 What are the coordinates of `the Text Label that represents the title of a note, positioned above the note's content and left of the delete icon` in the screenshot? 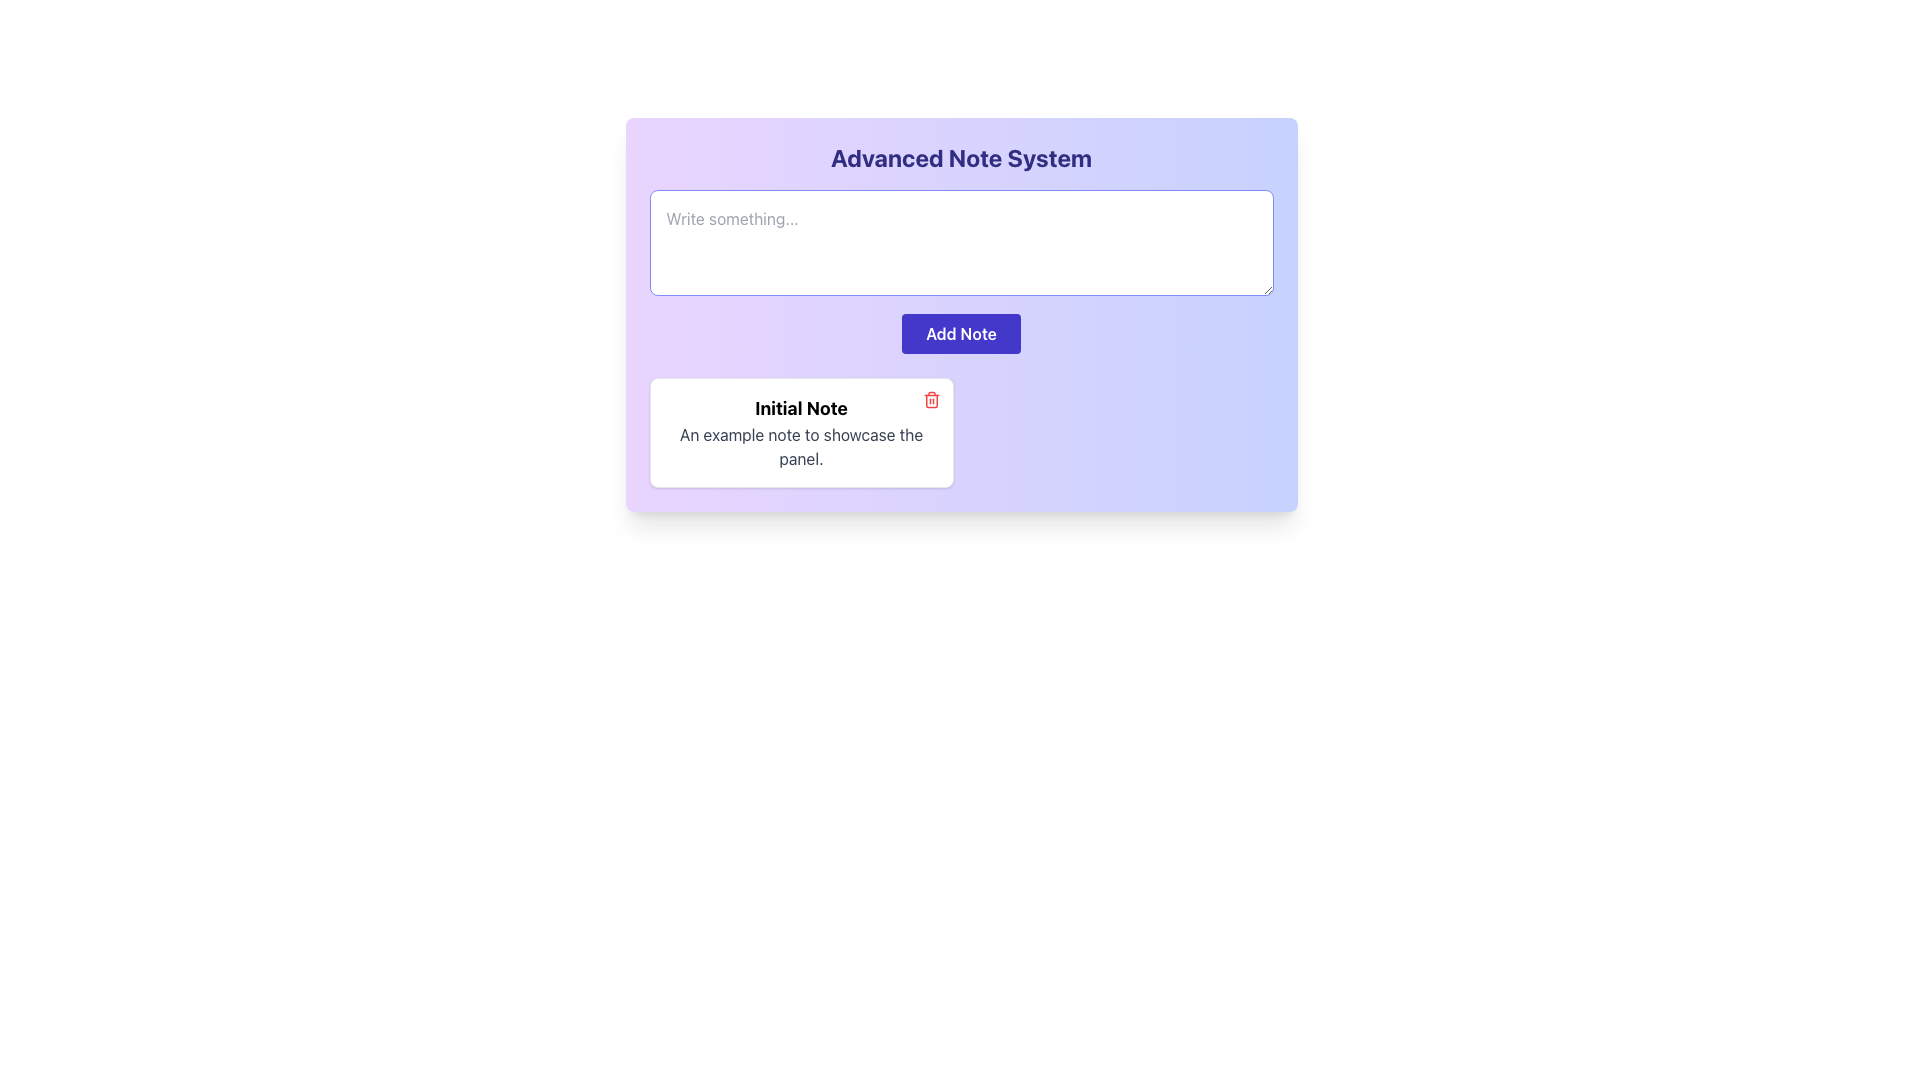 It's located at (801, 407).